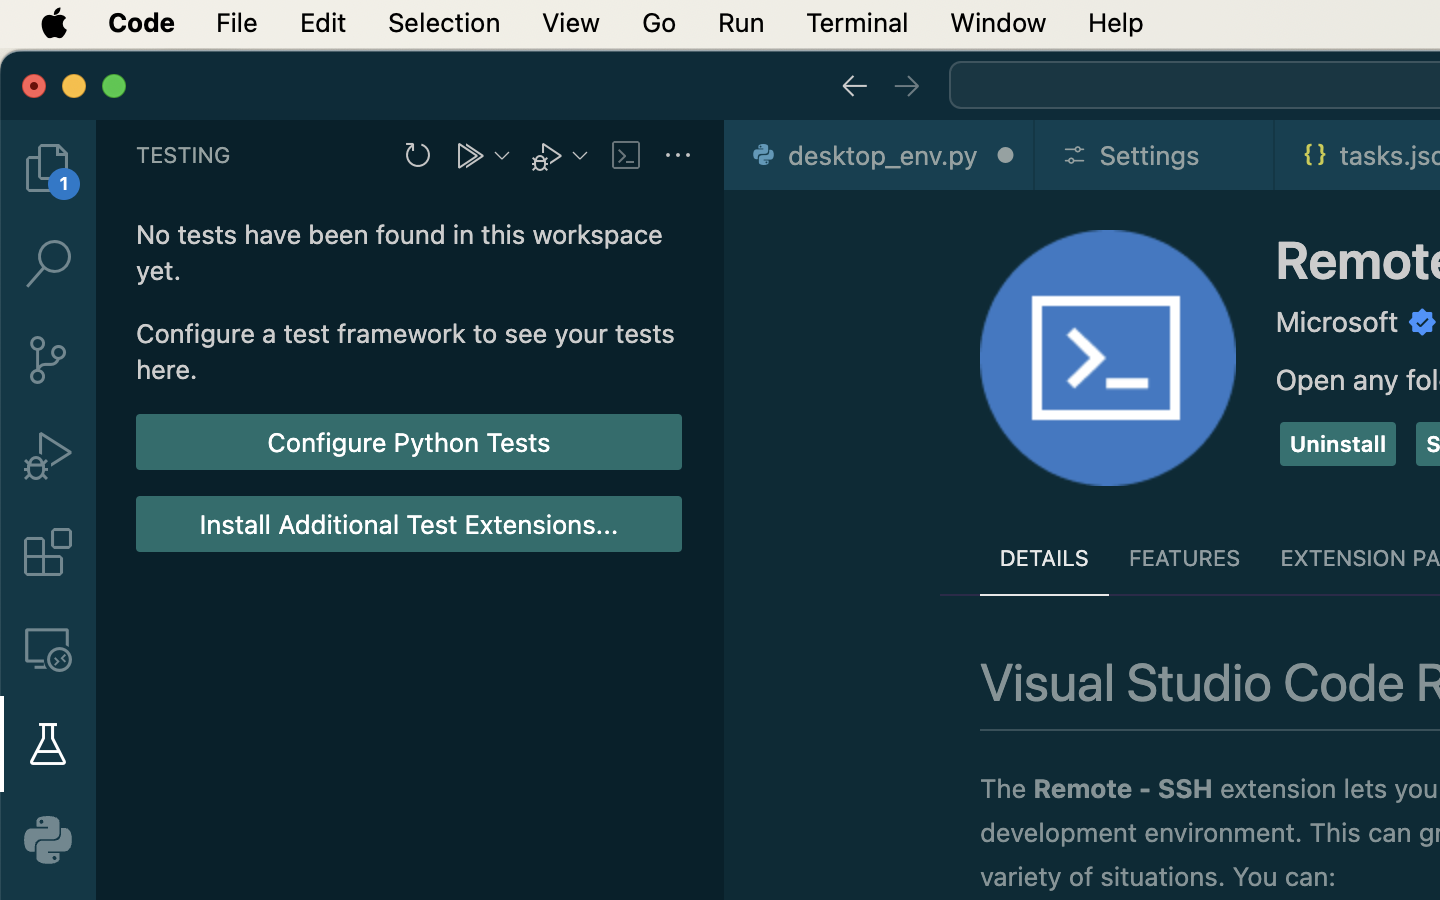 This screenshot has height=900, width=1440. I want to click on 'Microsoft', so click(1337, 321).